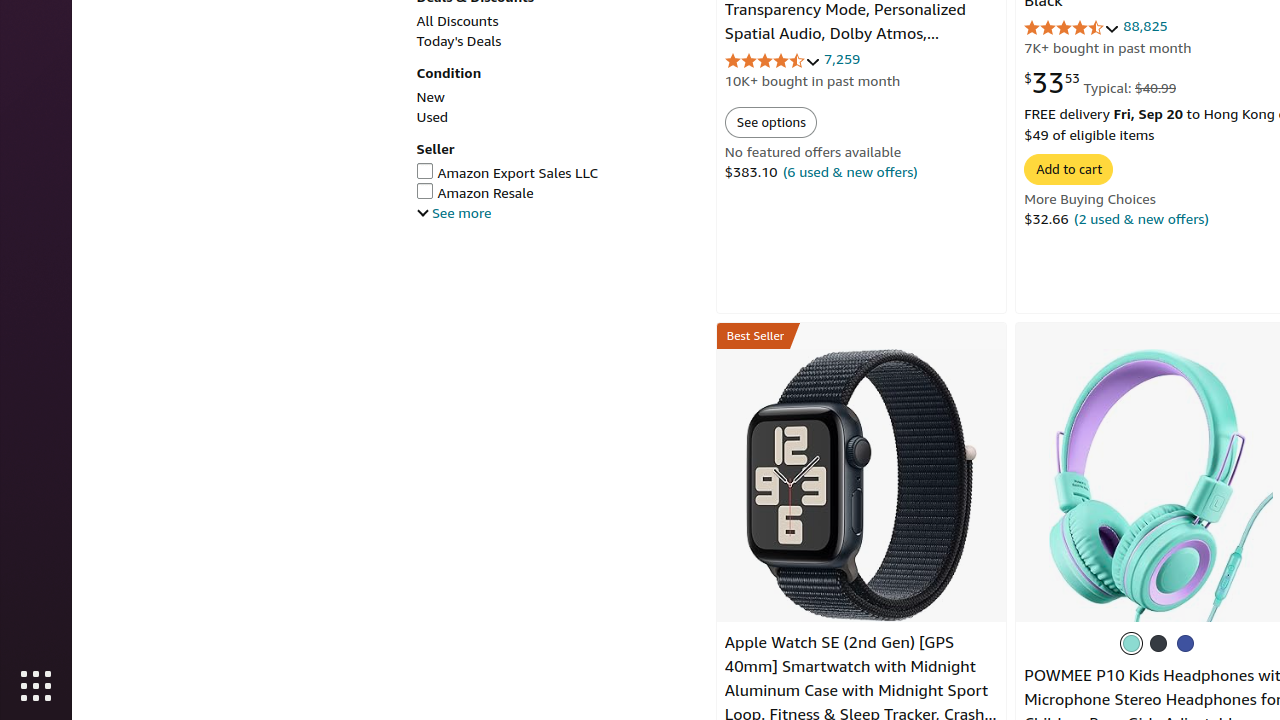 The width and height of the screenshot is (1280, 720). Describe the element at coordinates (453, 212) in the screenshot. I see `'See more, Seller'` at that location.